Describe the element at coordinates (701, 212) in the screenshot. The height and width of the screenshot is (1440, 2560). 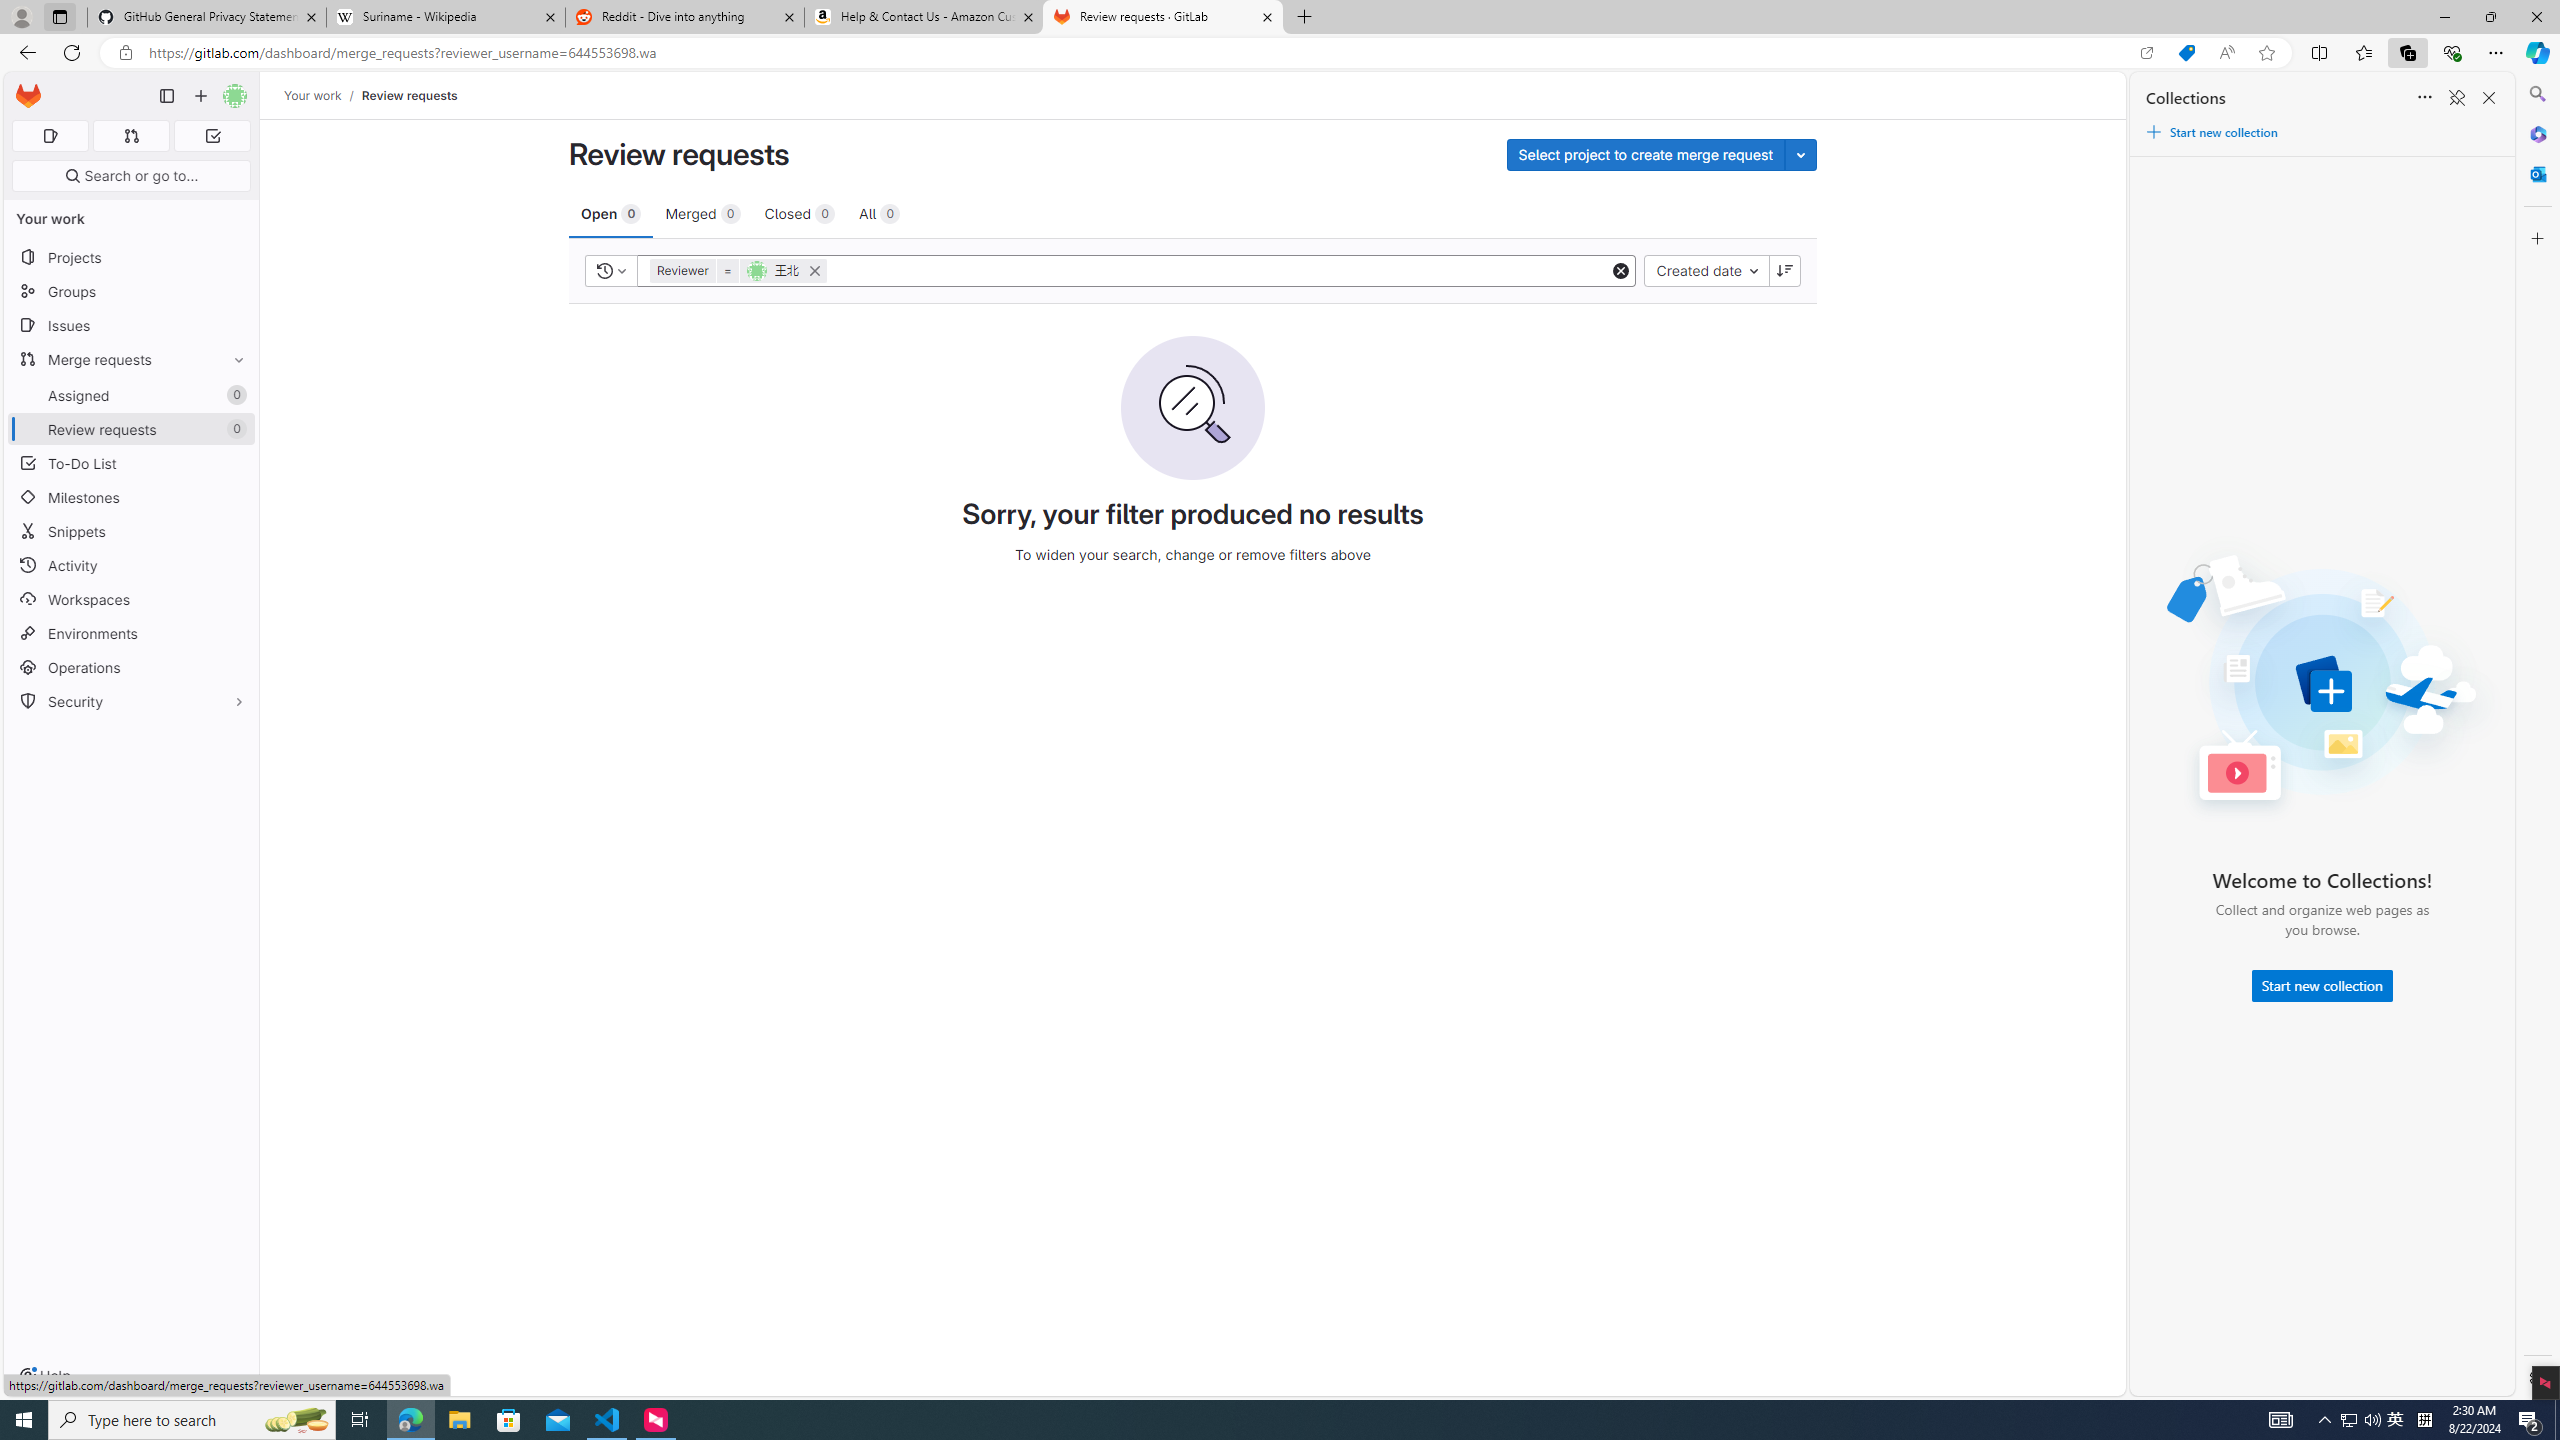
I see `'Merged 0'` at that location.